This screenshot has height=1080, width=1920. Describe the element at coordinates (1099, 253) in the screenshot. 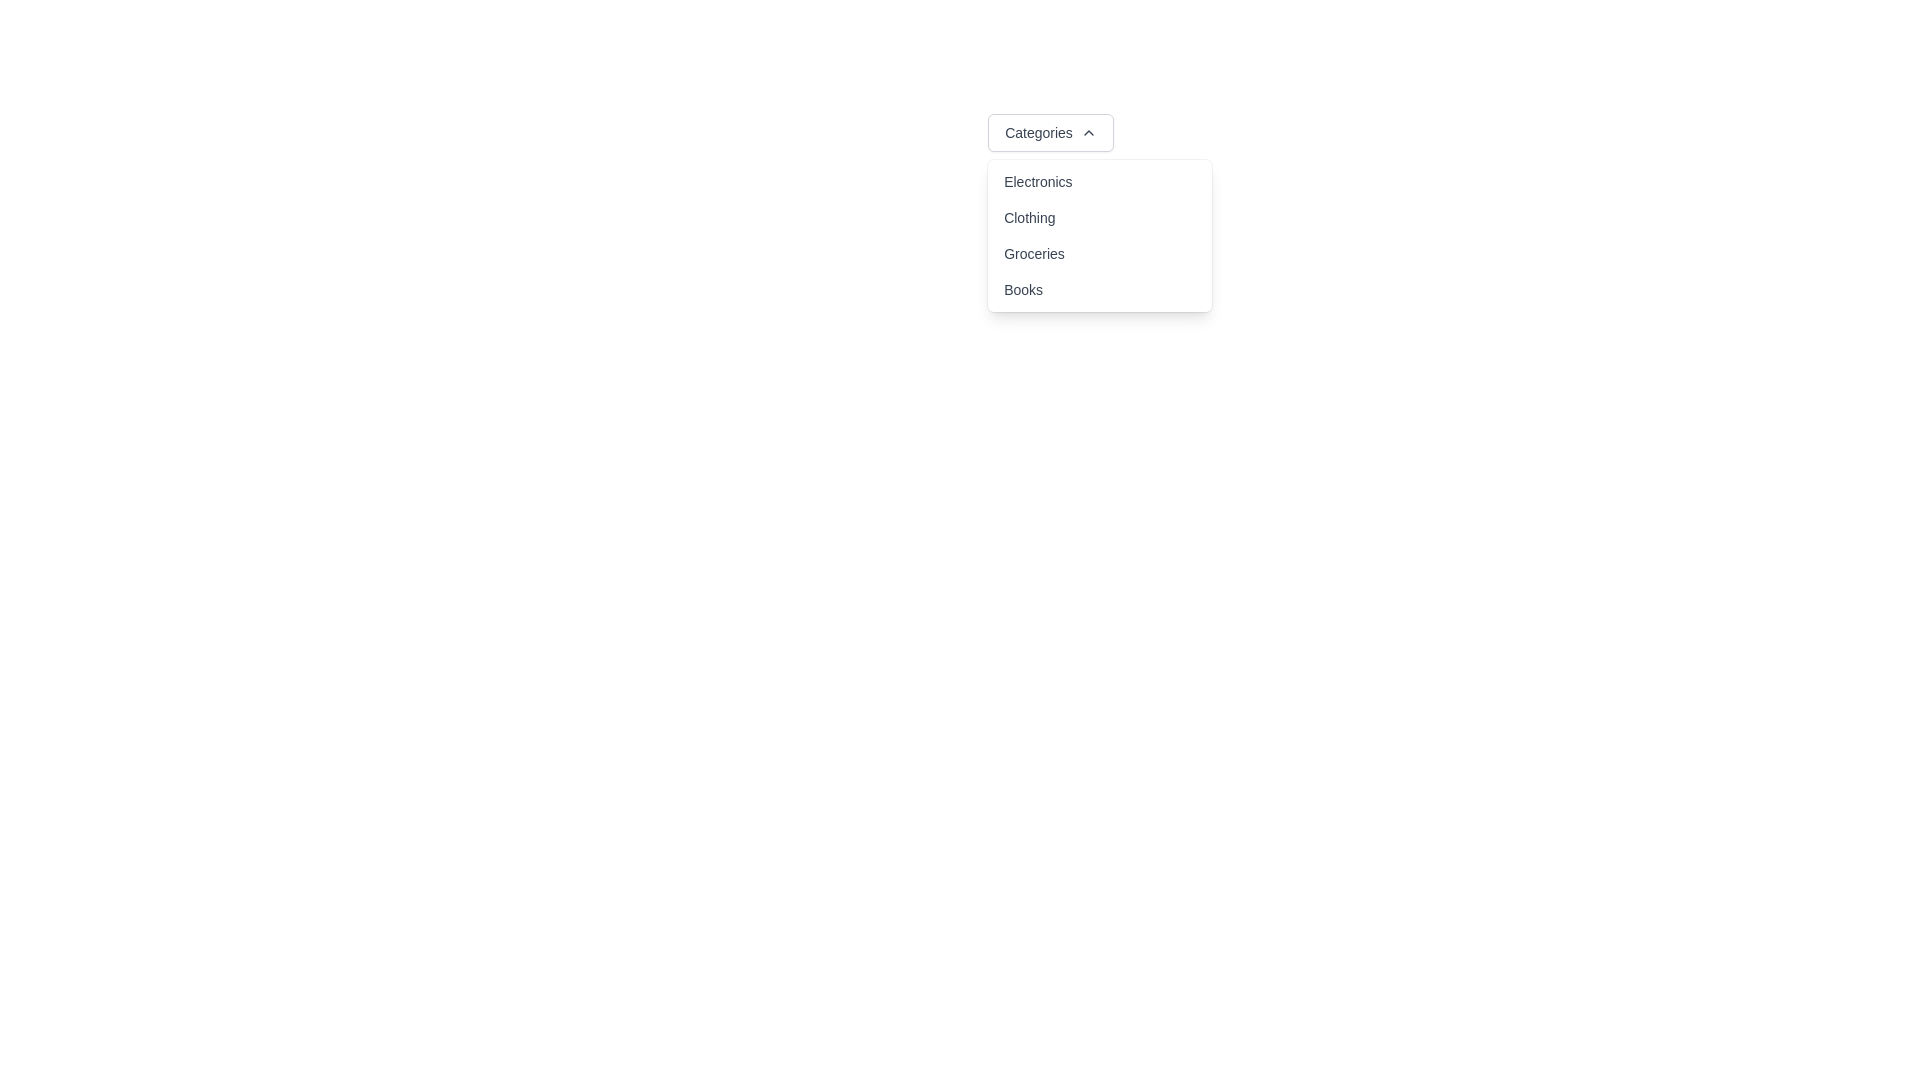

I see `the 'Groceries' option in the dropdown menu, which is the third item below 'Clothing' and above 'Books'` at that location.